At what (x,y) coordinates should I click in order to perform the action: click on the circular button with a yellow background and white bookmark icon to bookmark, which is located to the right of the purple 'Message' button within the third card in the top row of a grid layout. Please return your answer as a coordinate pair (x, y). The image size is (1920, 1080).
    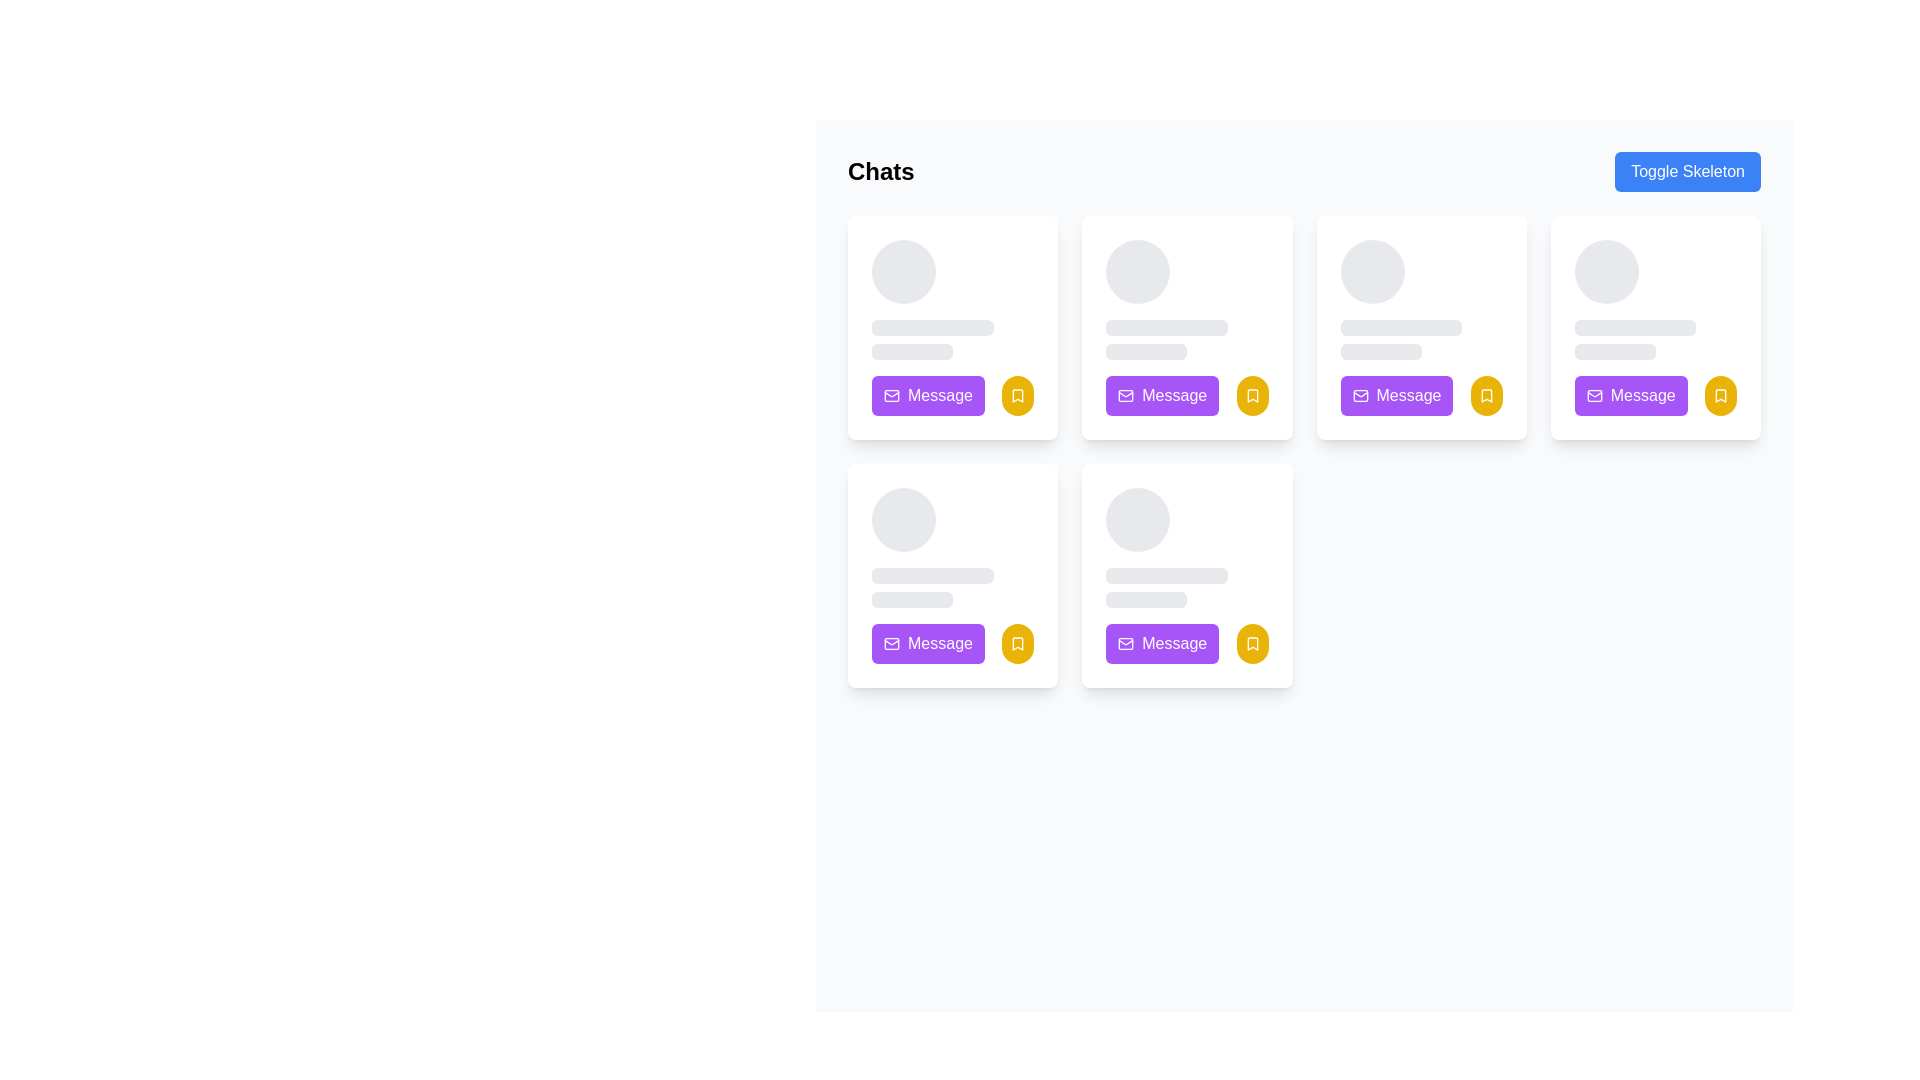
    Looking at the image, I should click on (1486, 396).